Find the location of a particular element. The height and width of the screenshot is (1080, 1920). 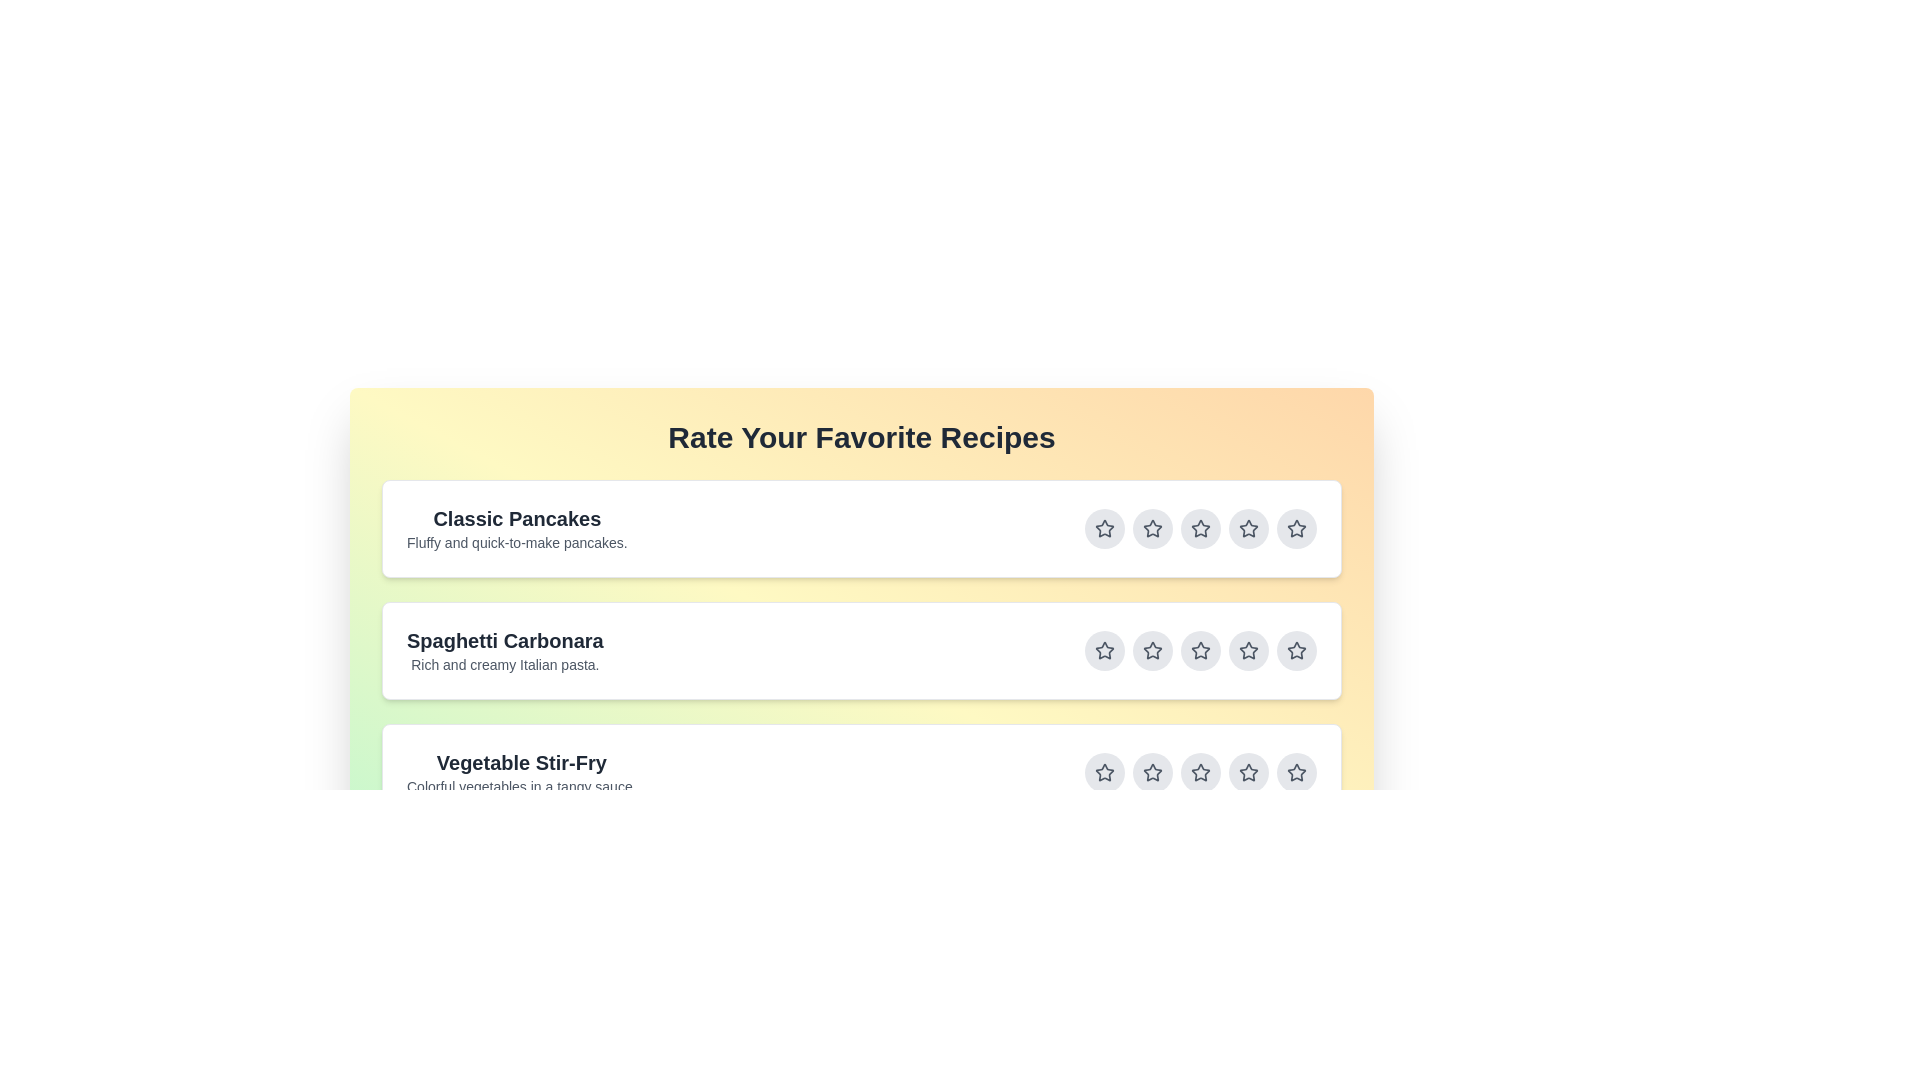

the star button for rating 4 of the recipe Spaghetti Carbonara is located at coordinates (1247, 651).